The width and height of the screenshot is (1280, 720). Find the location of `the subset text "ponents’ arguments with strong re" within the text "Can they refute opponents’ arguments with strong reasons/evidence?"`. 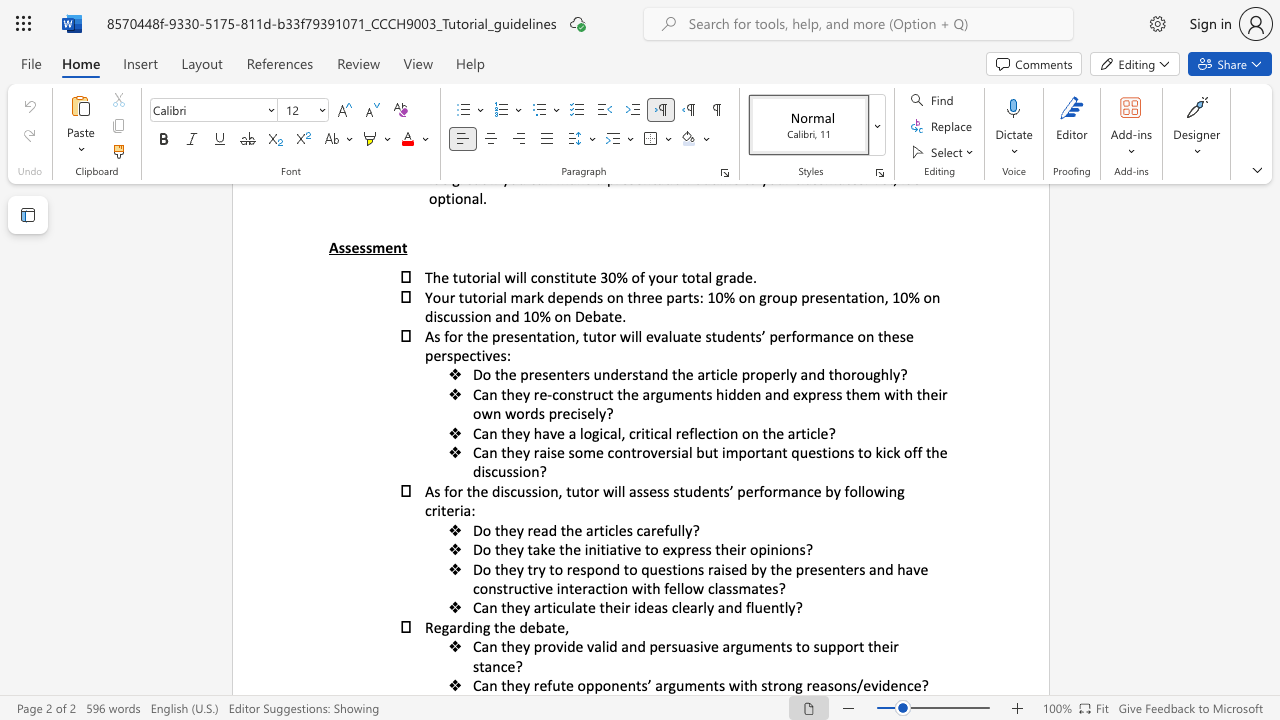

the subset text "ponents’ arguments with strong re" within the text "Can they refute opponents’ arguments with strong reasons/evidence?" is located at coordinates (593, 684).